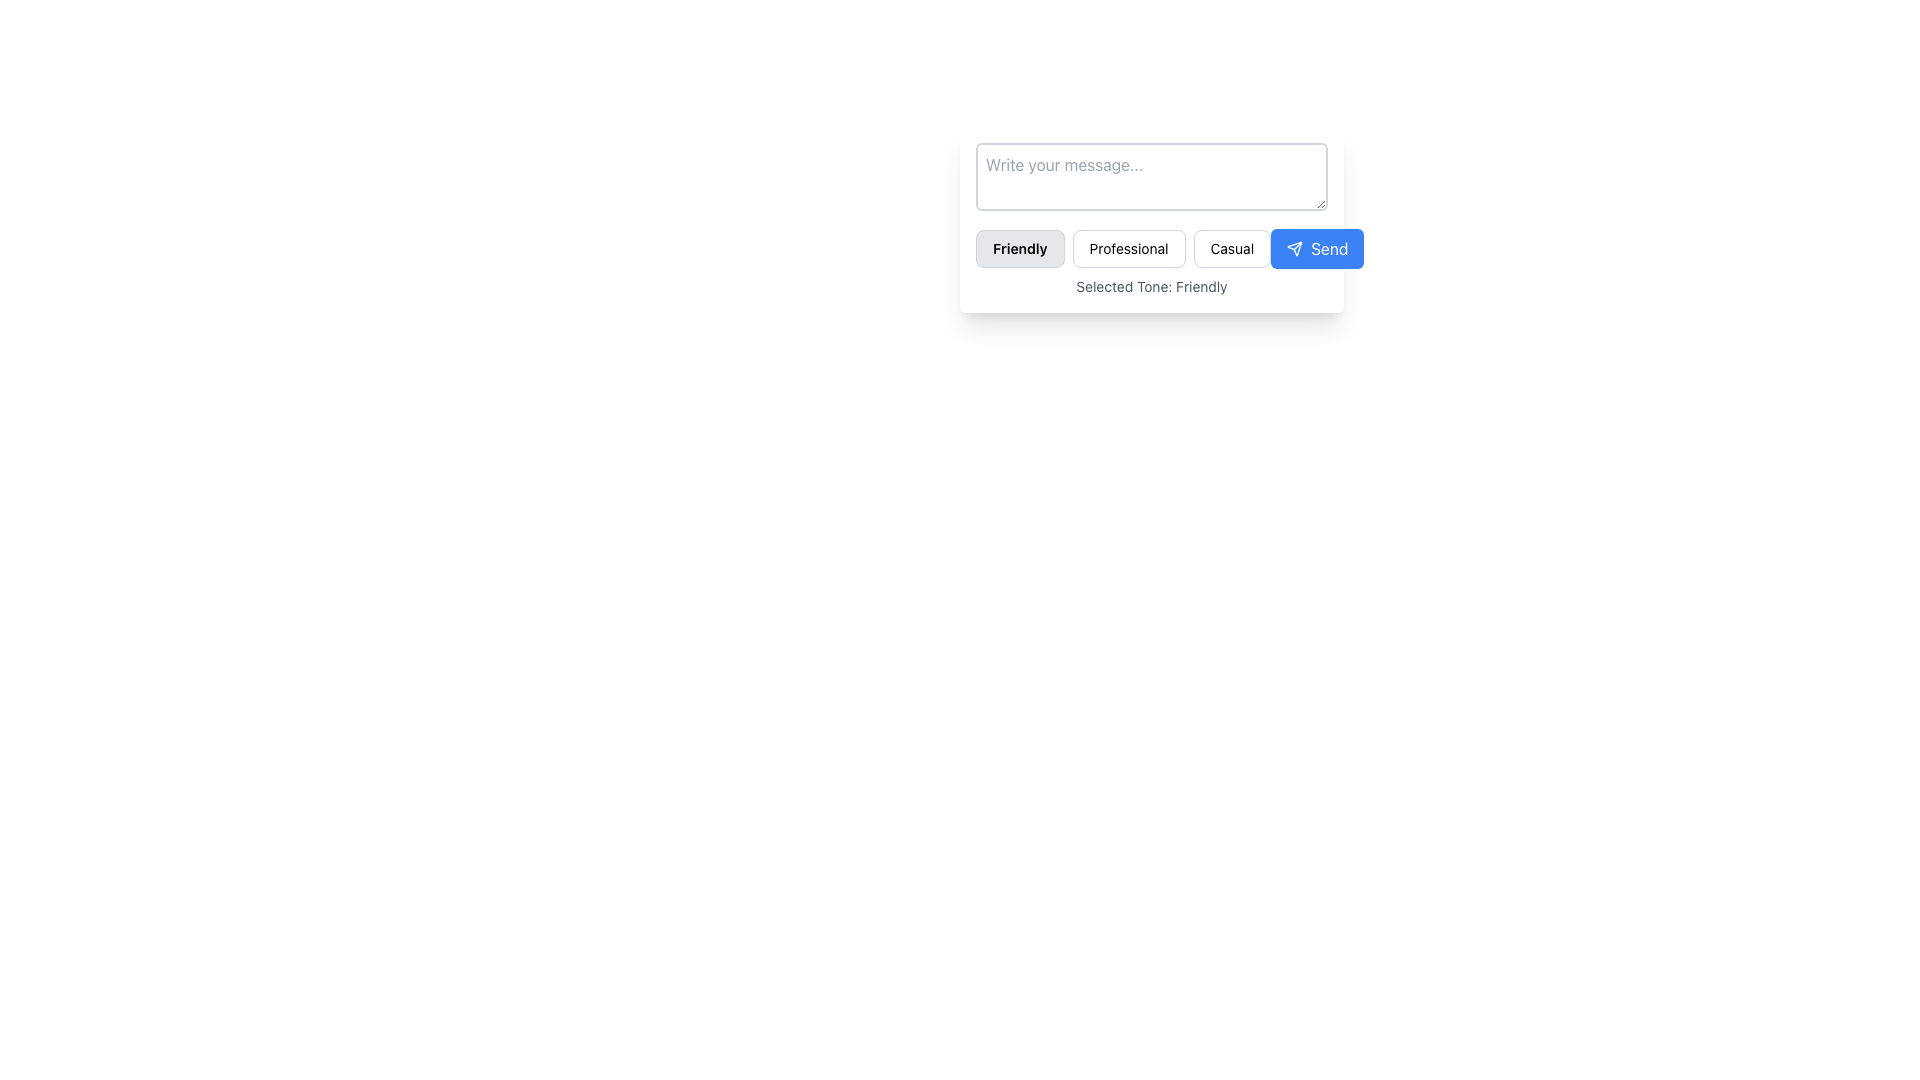 This screenshot has height=1080, width=1920. What do you see at coordinates (1329, 248) in the screenshot?
I see `the button labeled 'Send', which is a white text on a blue background, positioned centrally within a rounded rectangular button on the rightmost side of a button group for sending messages` at bounding box center [1329, 248].